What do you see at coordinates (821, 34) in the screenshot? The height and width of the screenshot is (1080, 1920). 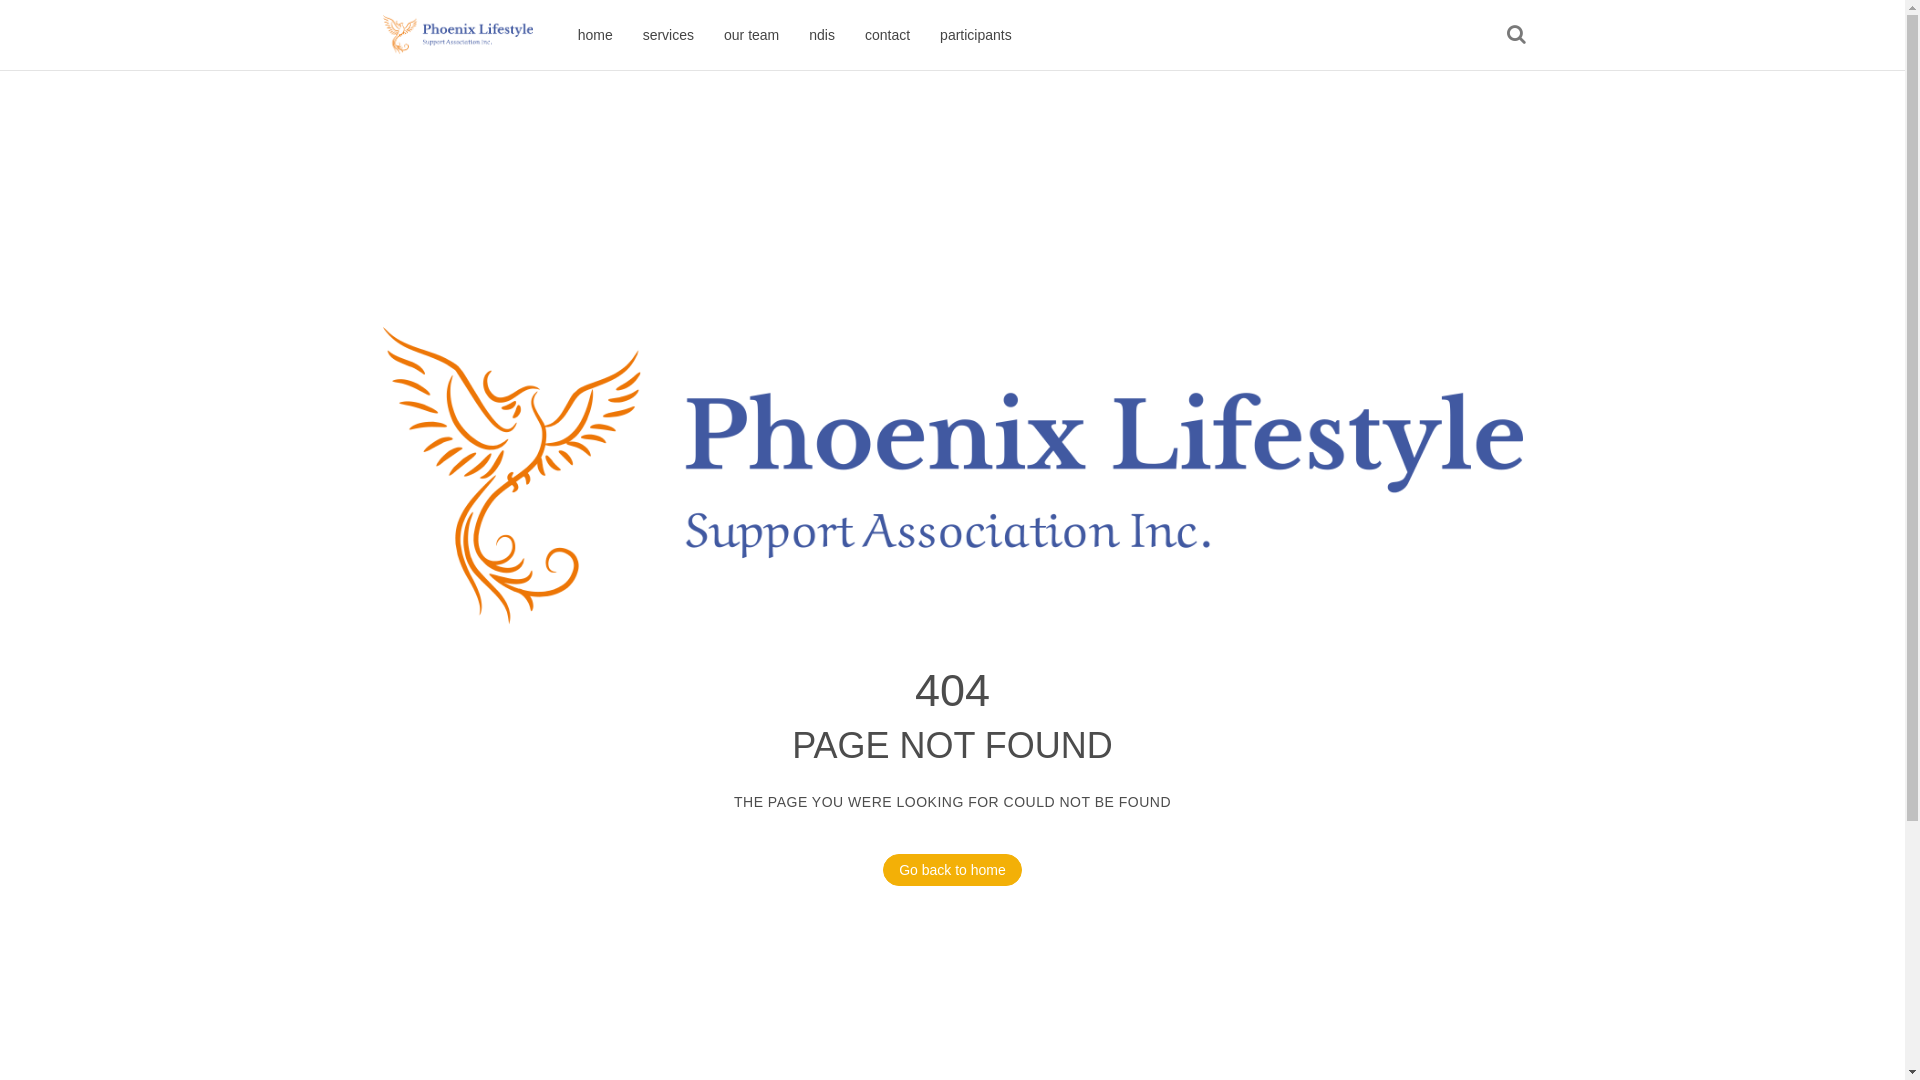 I see `'ndis'` at bounding box center [821, 34].